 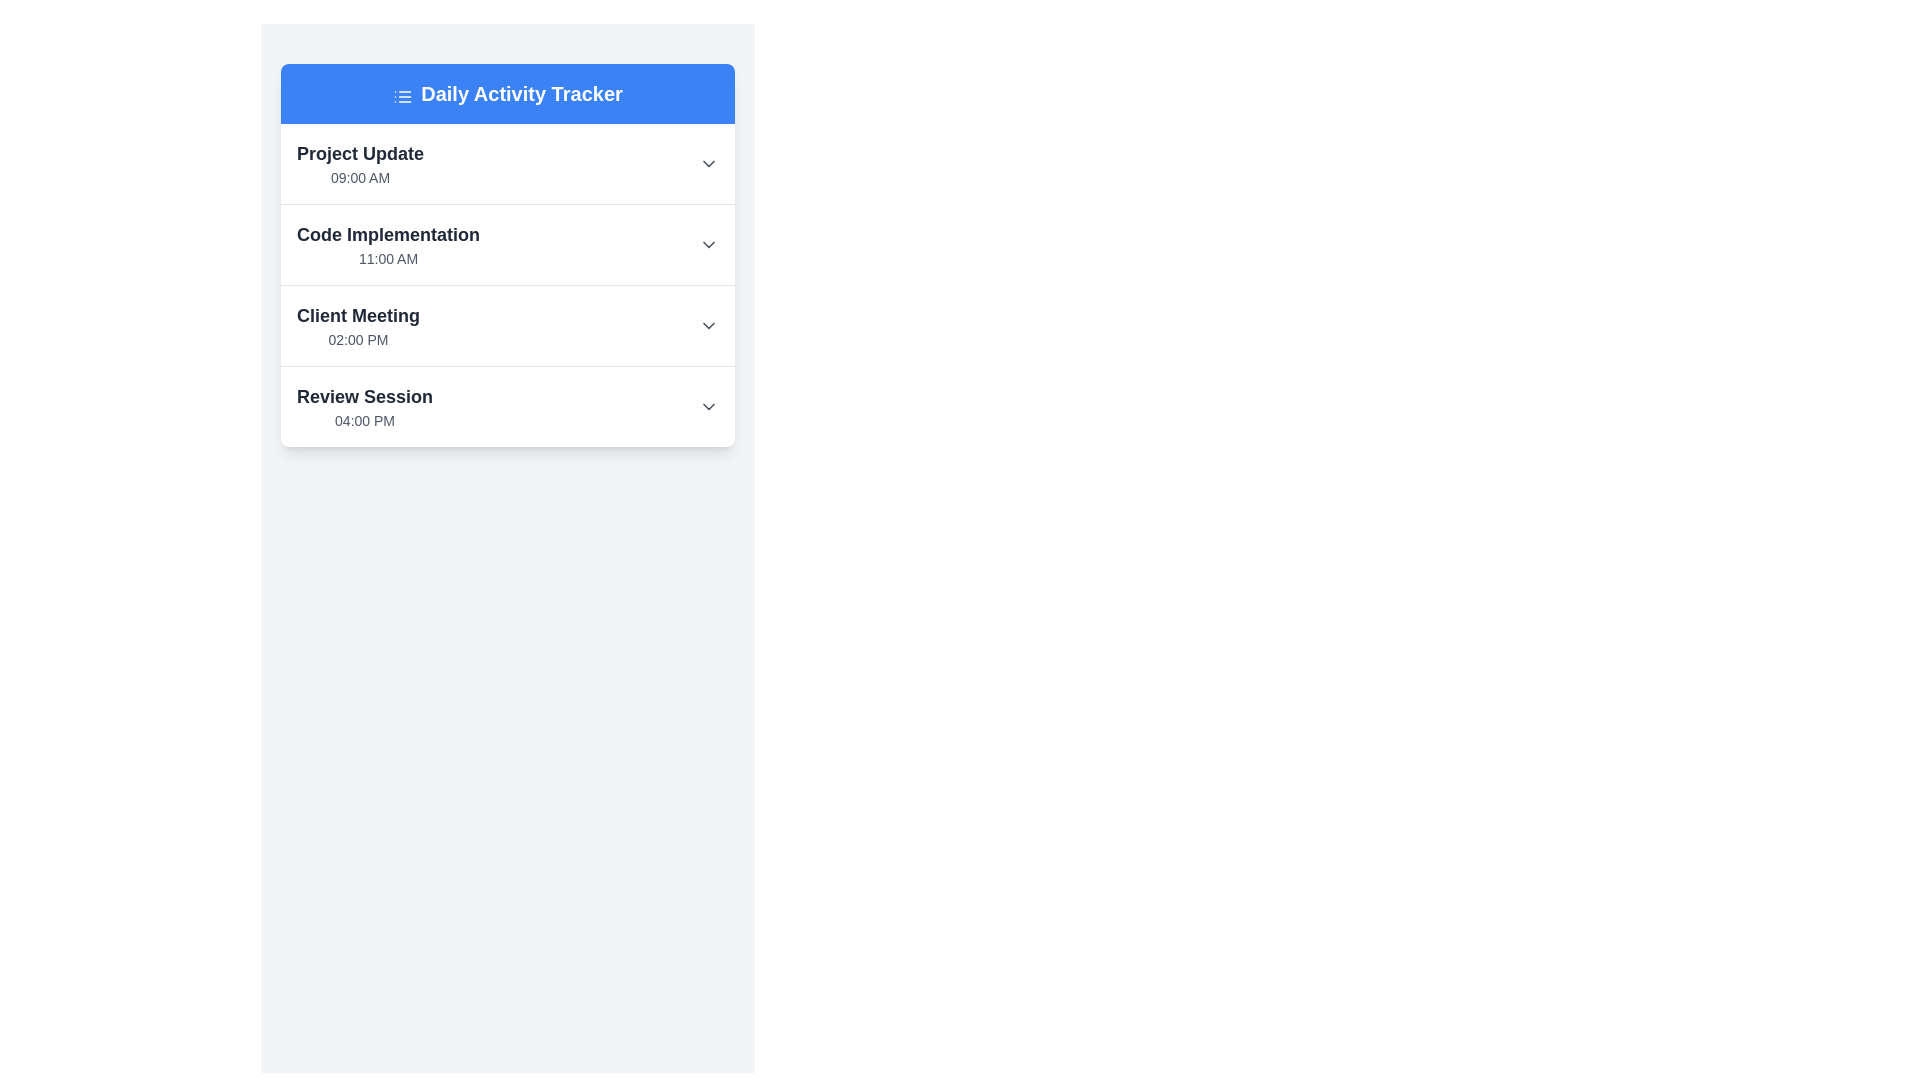 I want to click on the static text label displaying 'Client Meeting', which is a bold, large font in dark gray color, located under the title 'Daily Activity Tracker' and above the schedule '02:00 PM', so click(x=358, y=315).